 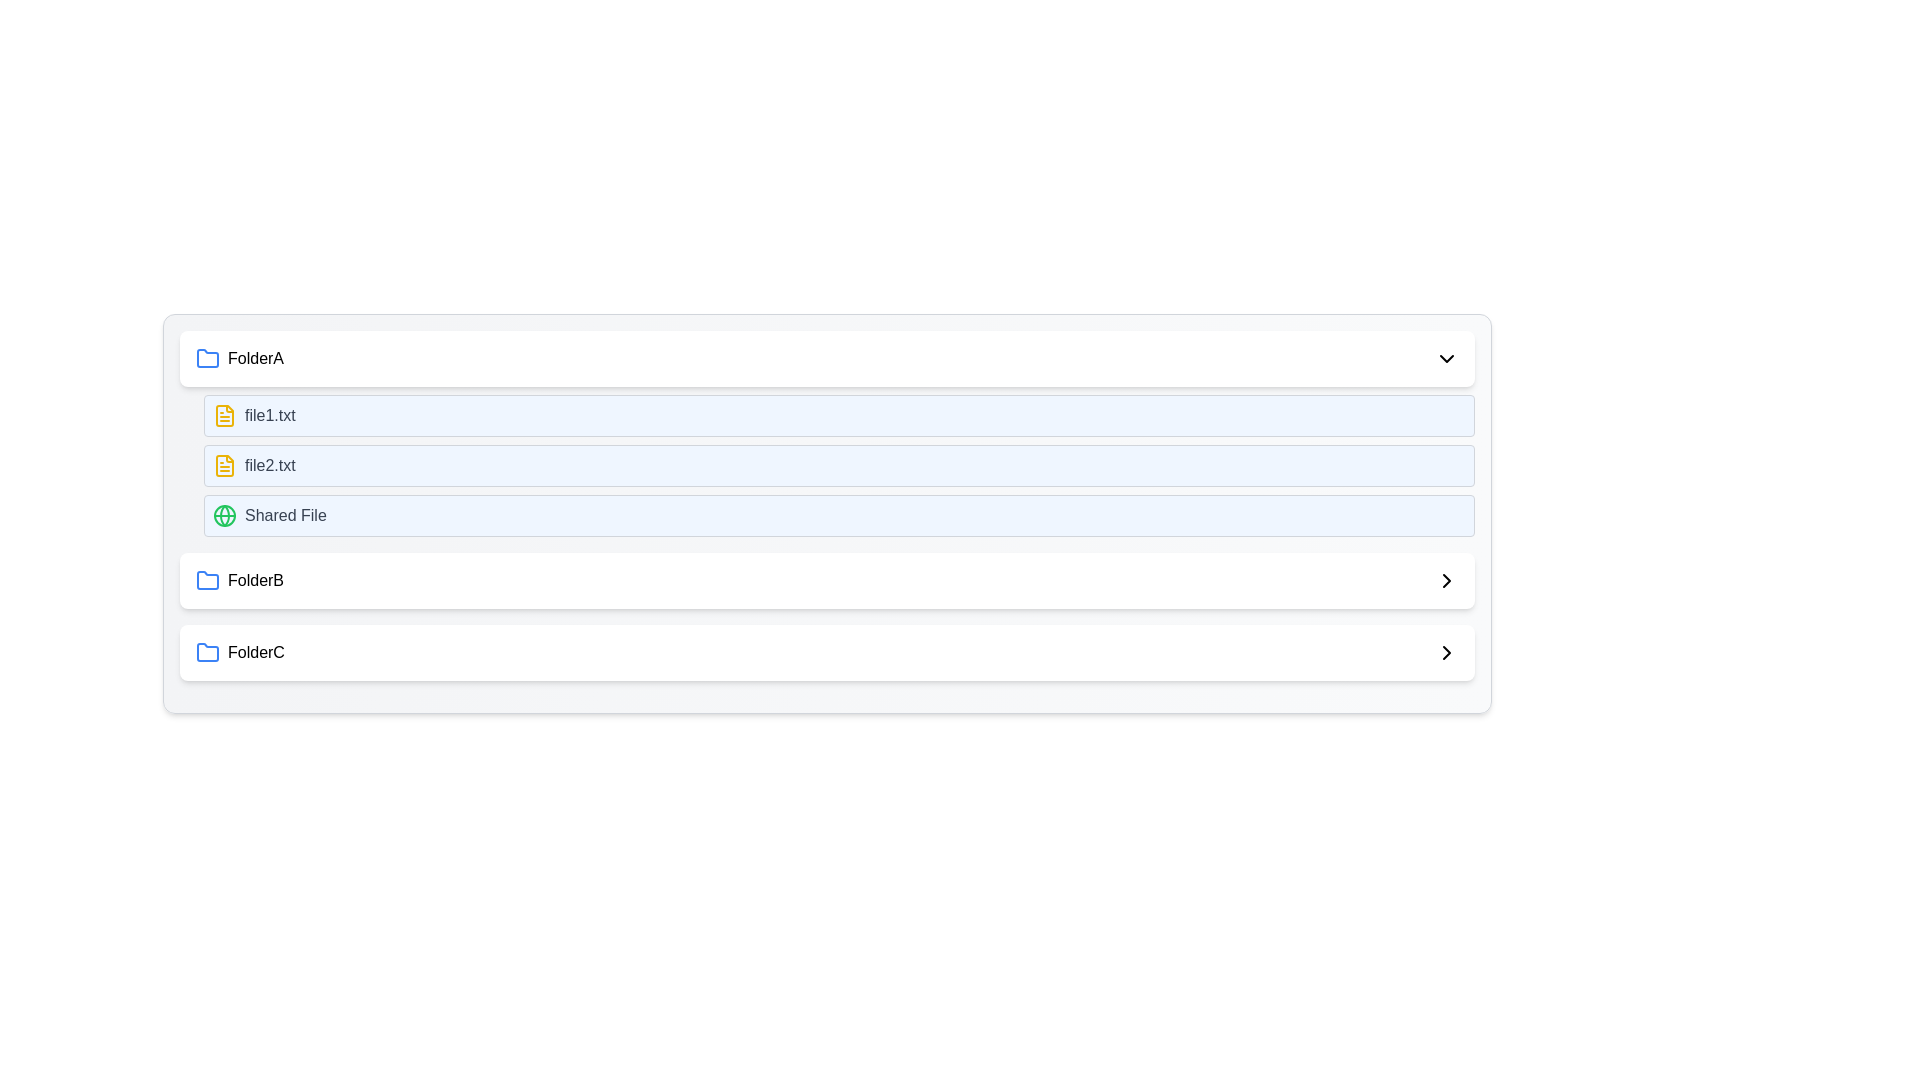 I want to click on the Chevron Arrow icon associated with the 'FolderC' group, so click(x=1446, y=652).